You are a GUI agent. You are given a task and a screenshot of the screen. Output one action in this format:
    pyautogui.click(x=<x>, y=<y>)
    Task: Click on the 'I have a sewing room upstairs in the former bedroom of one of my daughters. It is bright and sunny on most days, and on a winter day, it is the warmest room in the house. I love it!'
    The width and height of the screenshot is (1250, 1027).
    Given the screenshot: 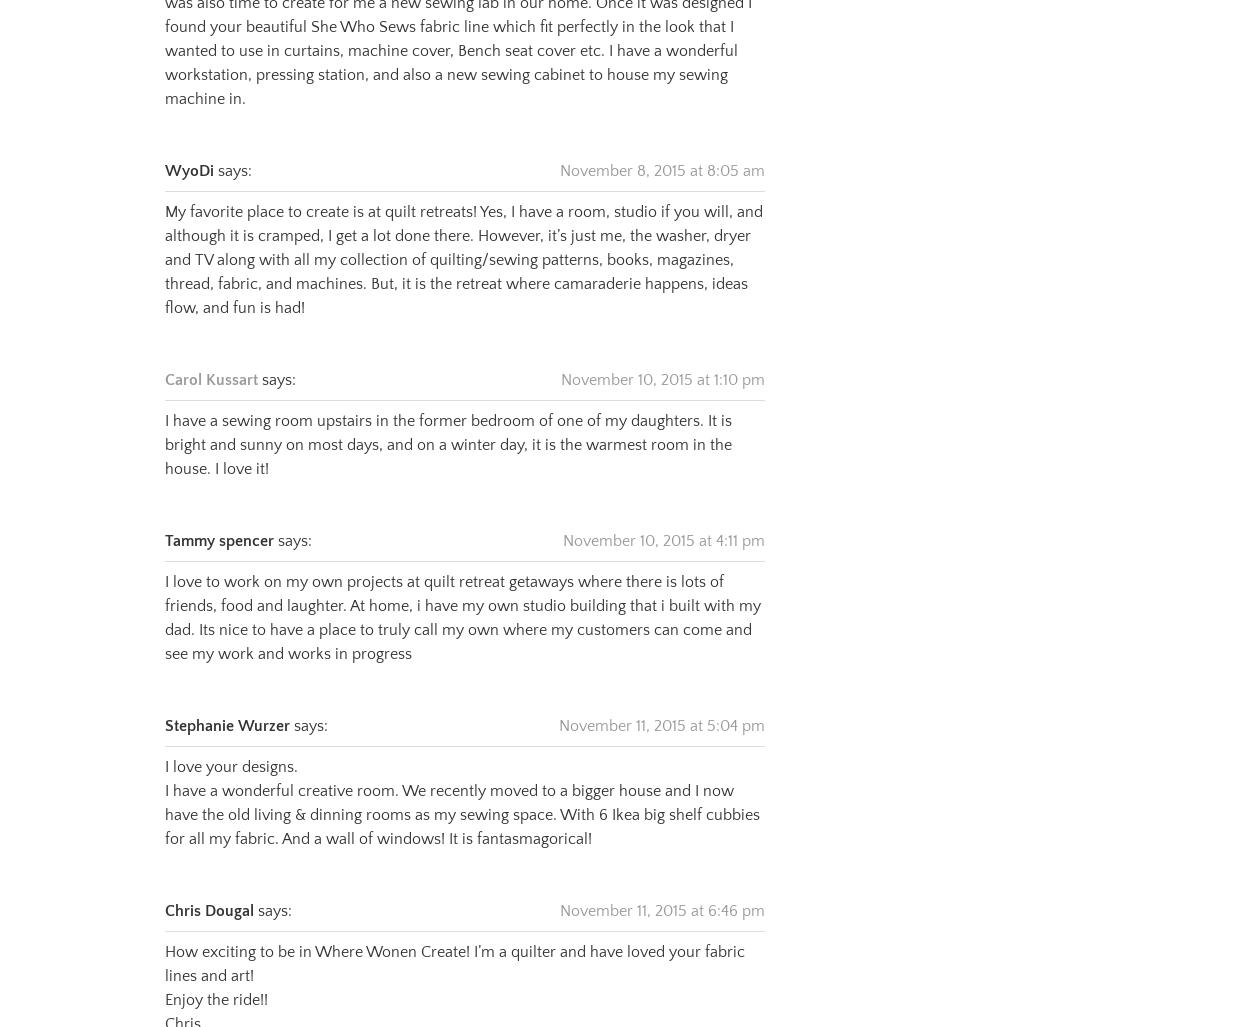 What is the action you would take?
    pyautogui.click(x=447, y=419)
    